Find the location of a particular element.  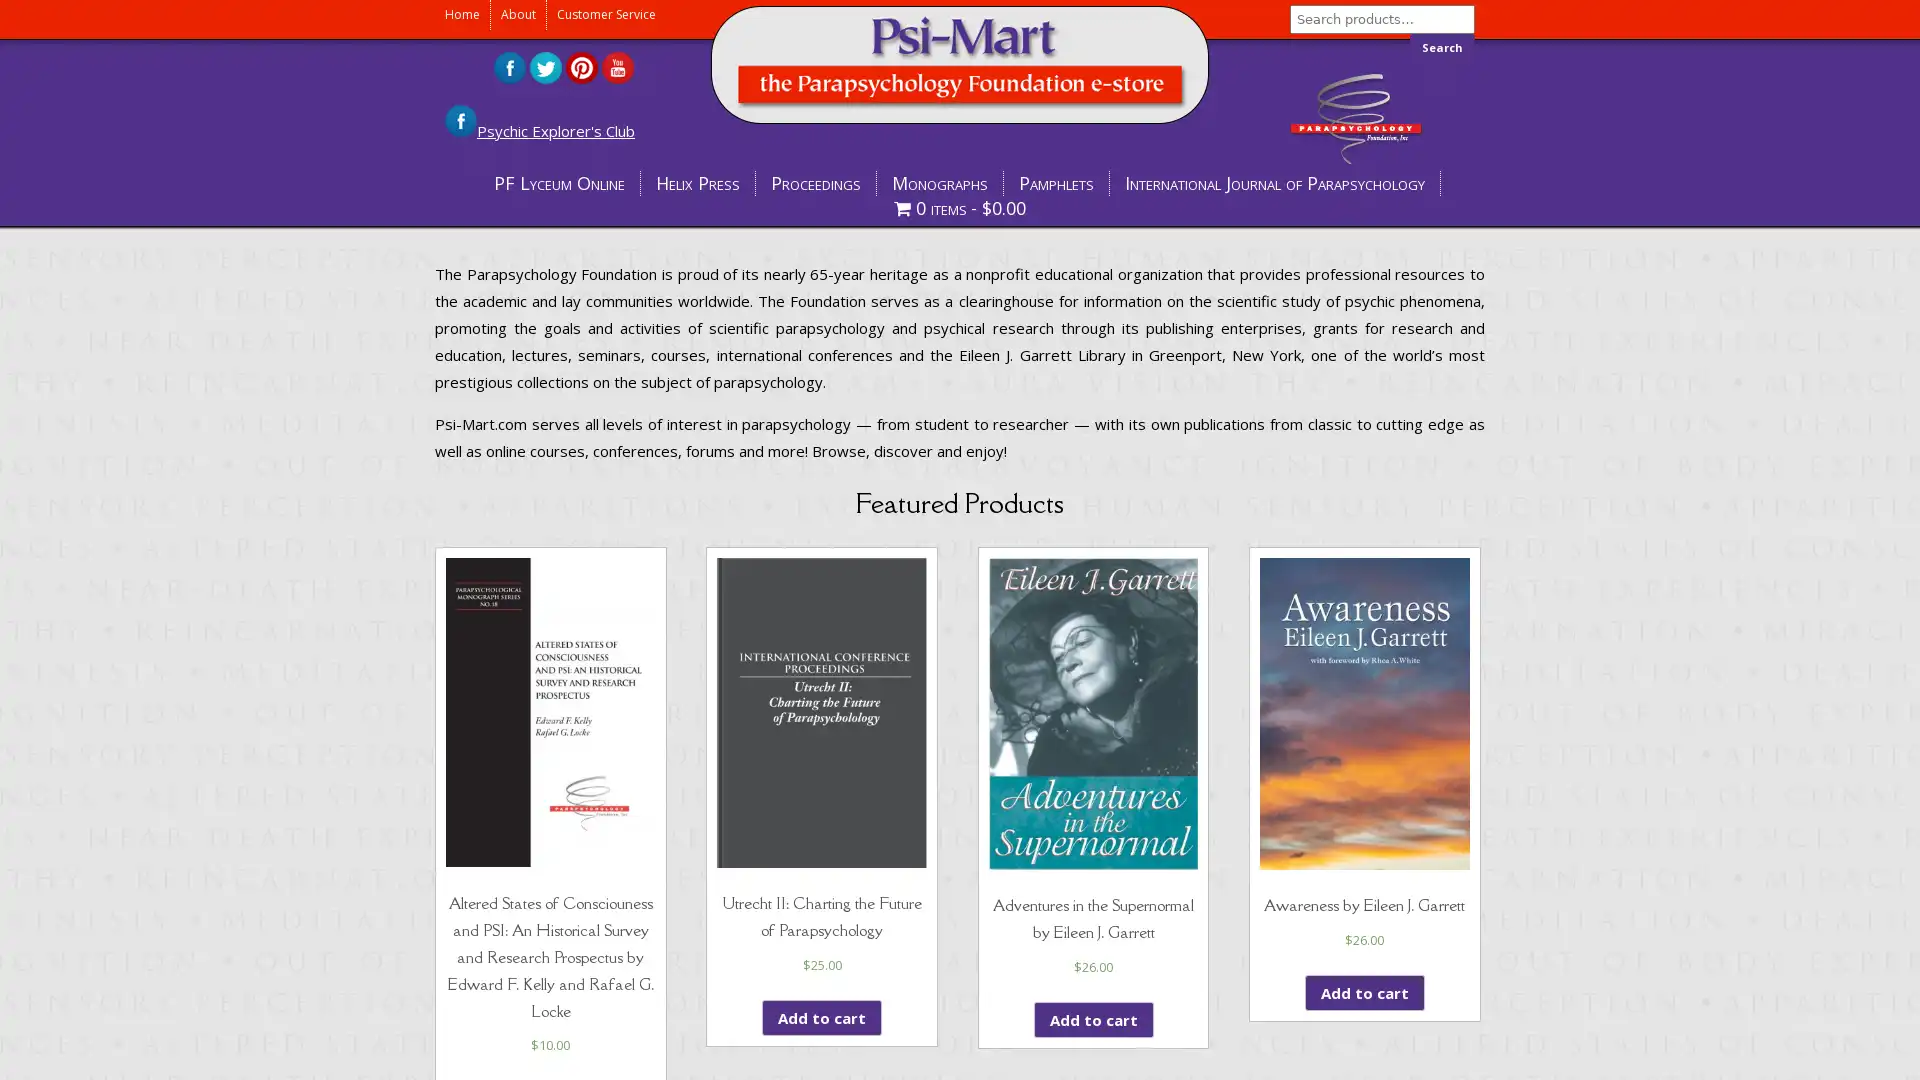

Search is located at coordinates (1442, 46).